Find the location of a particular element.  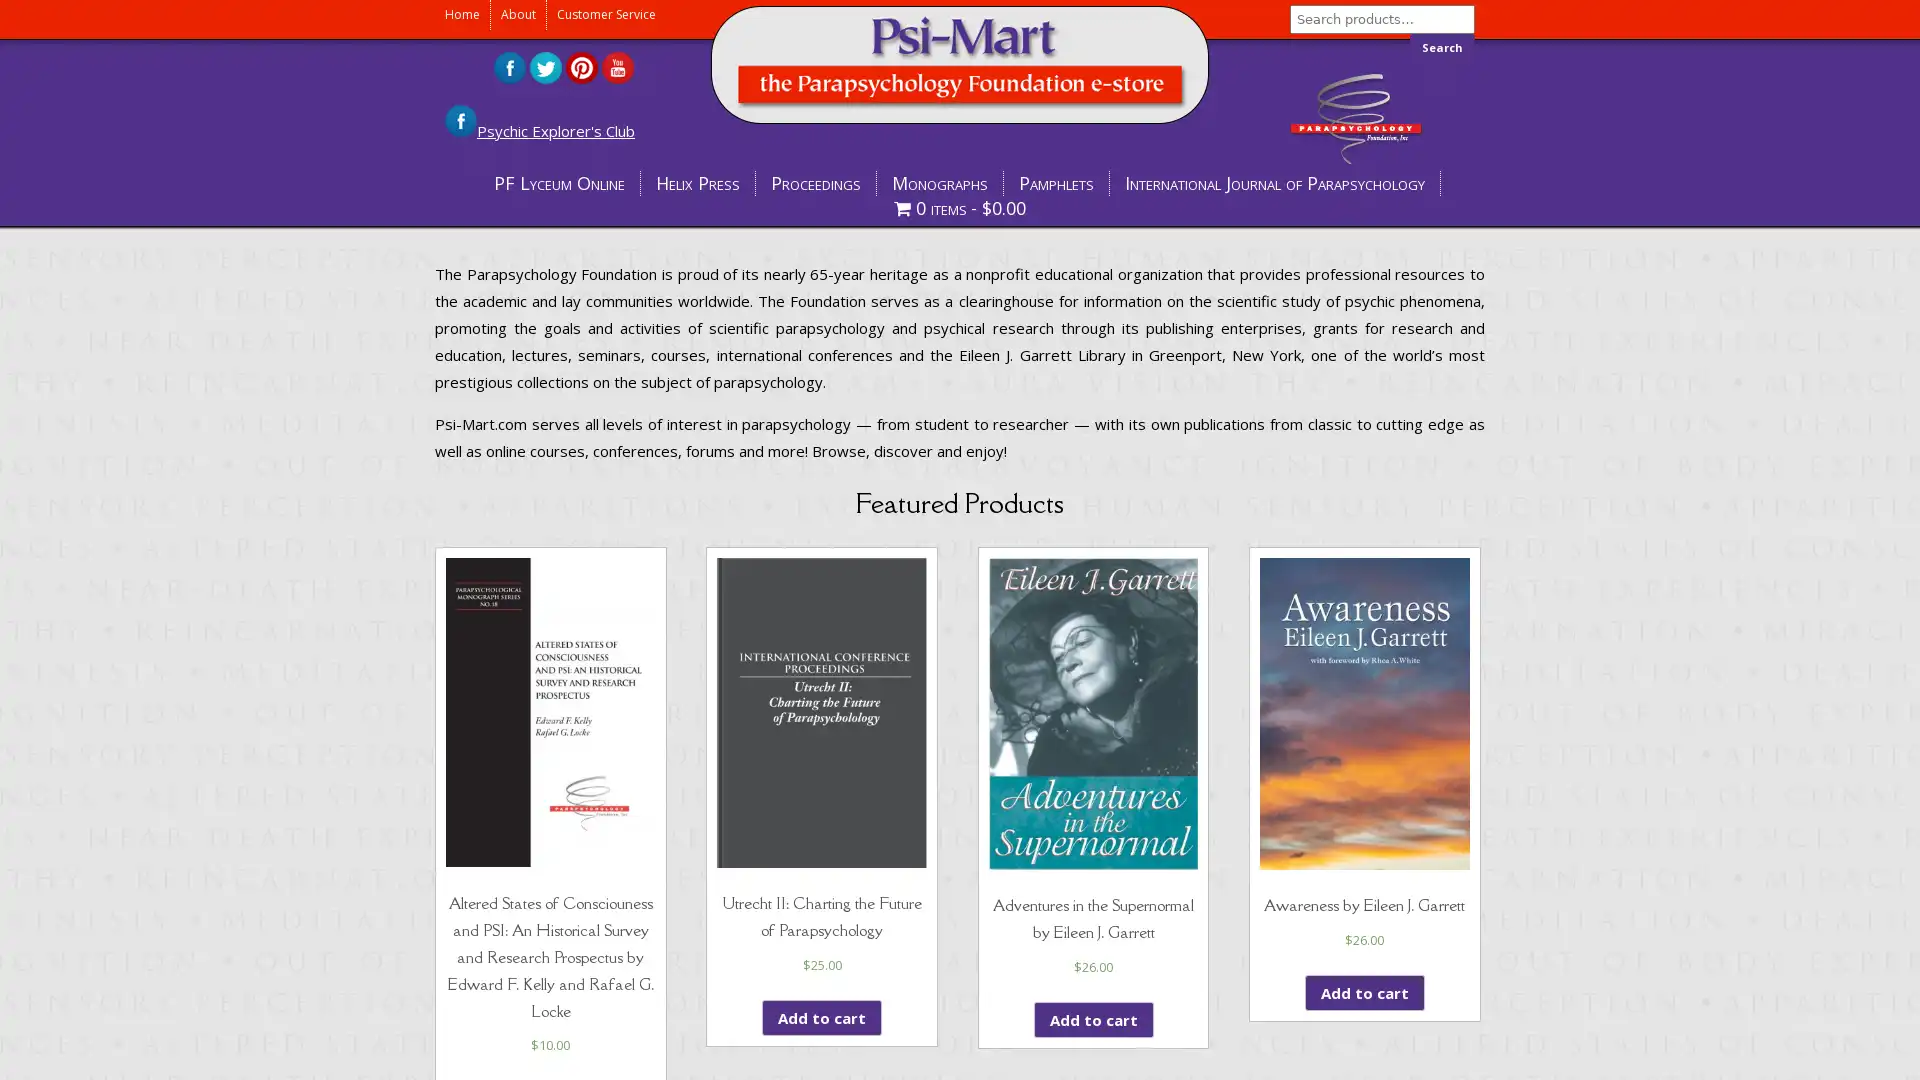

Search is located at coordinates (1442, 46).